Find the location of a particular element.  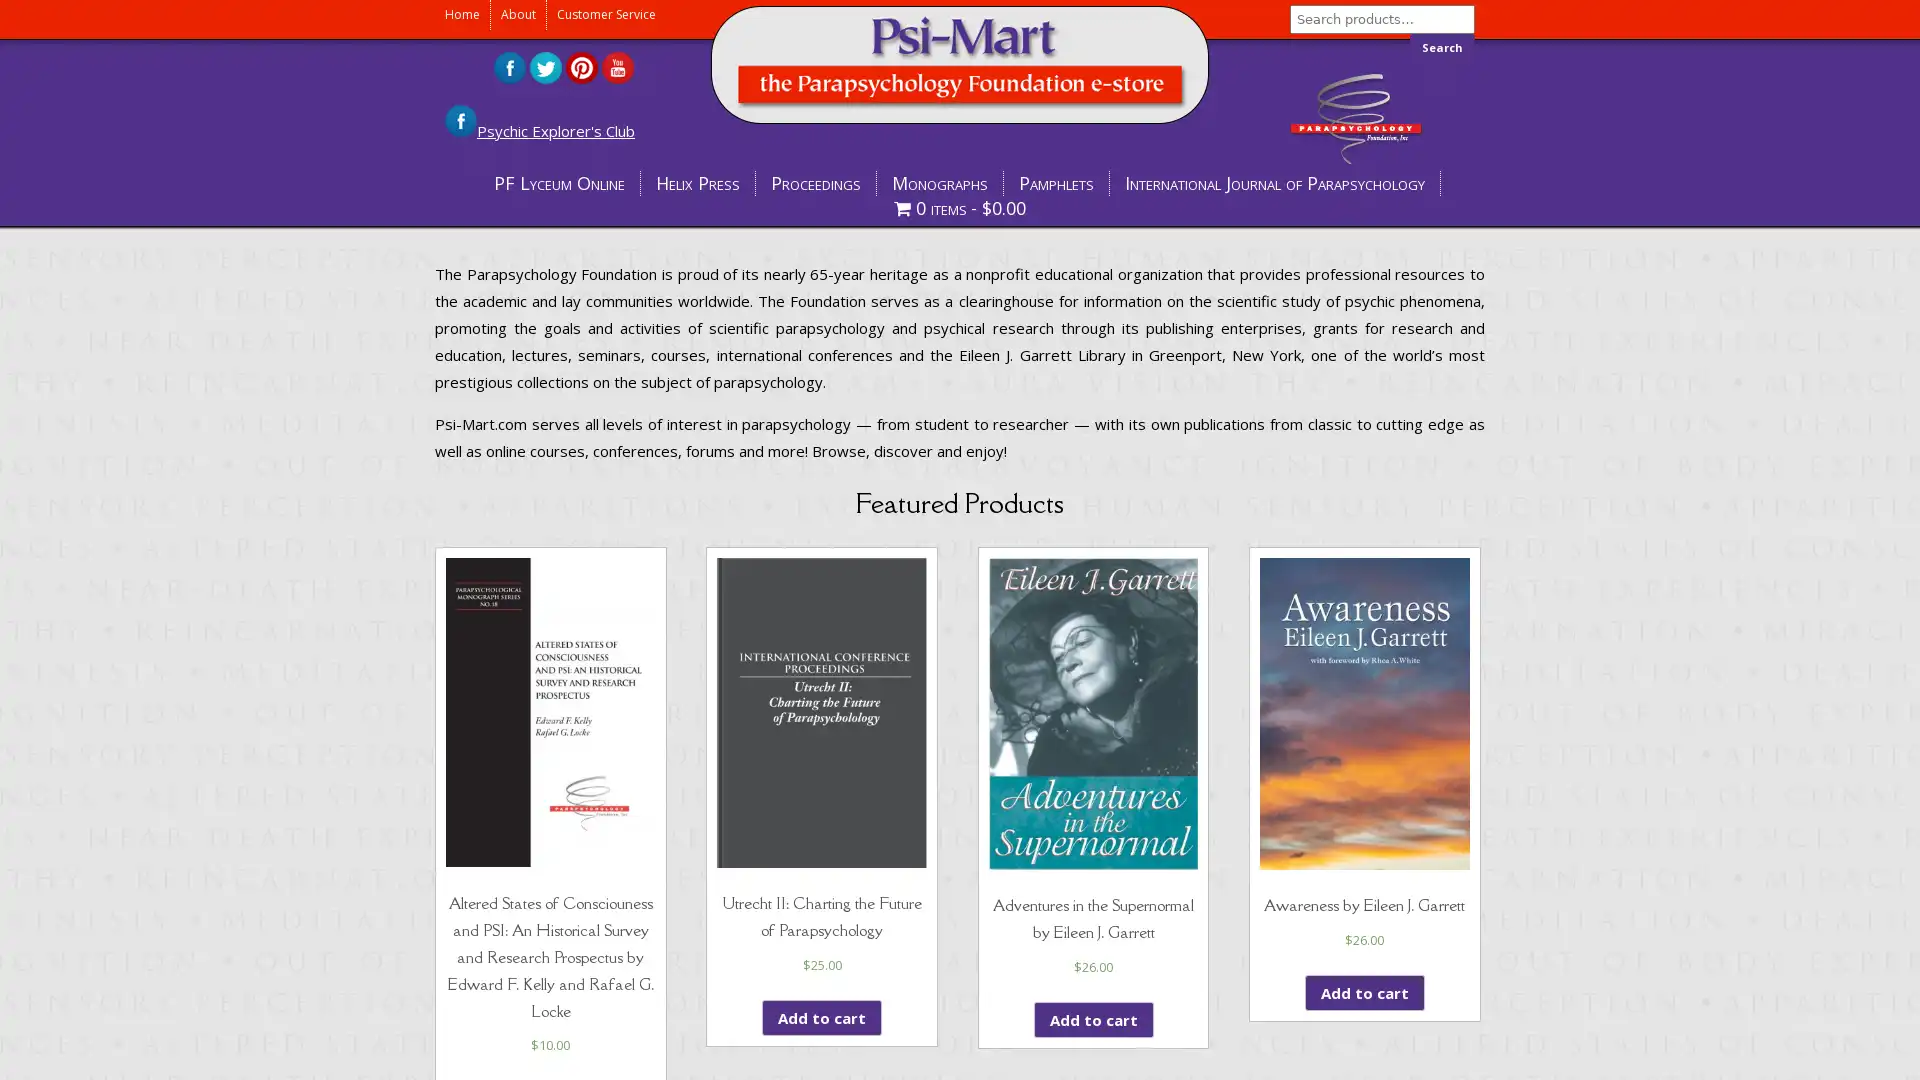

Search is located at coordinates (1442, 46).